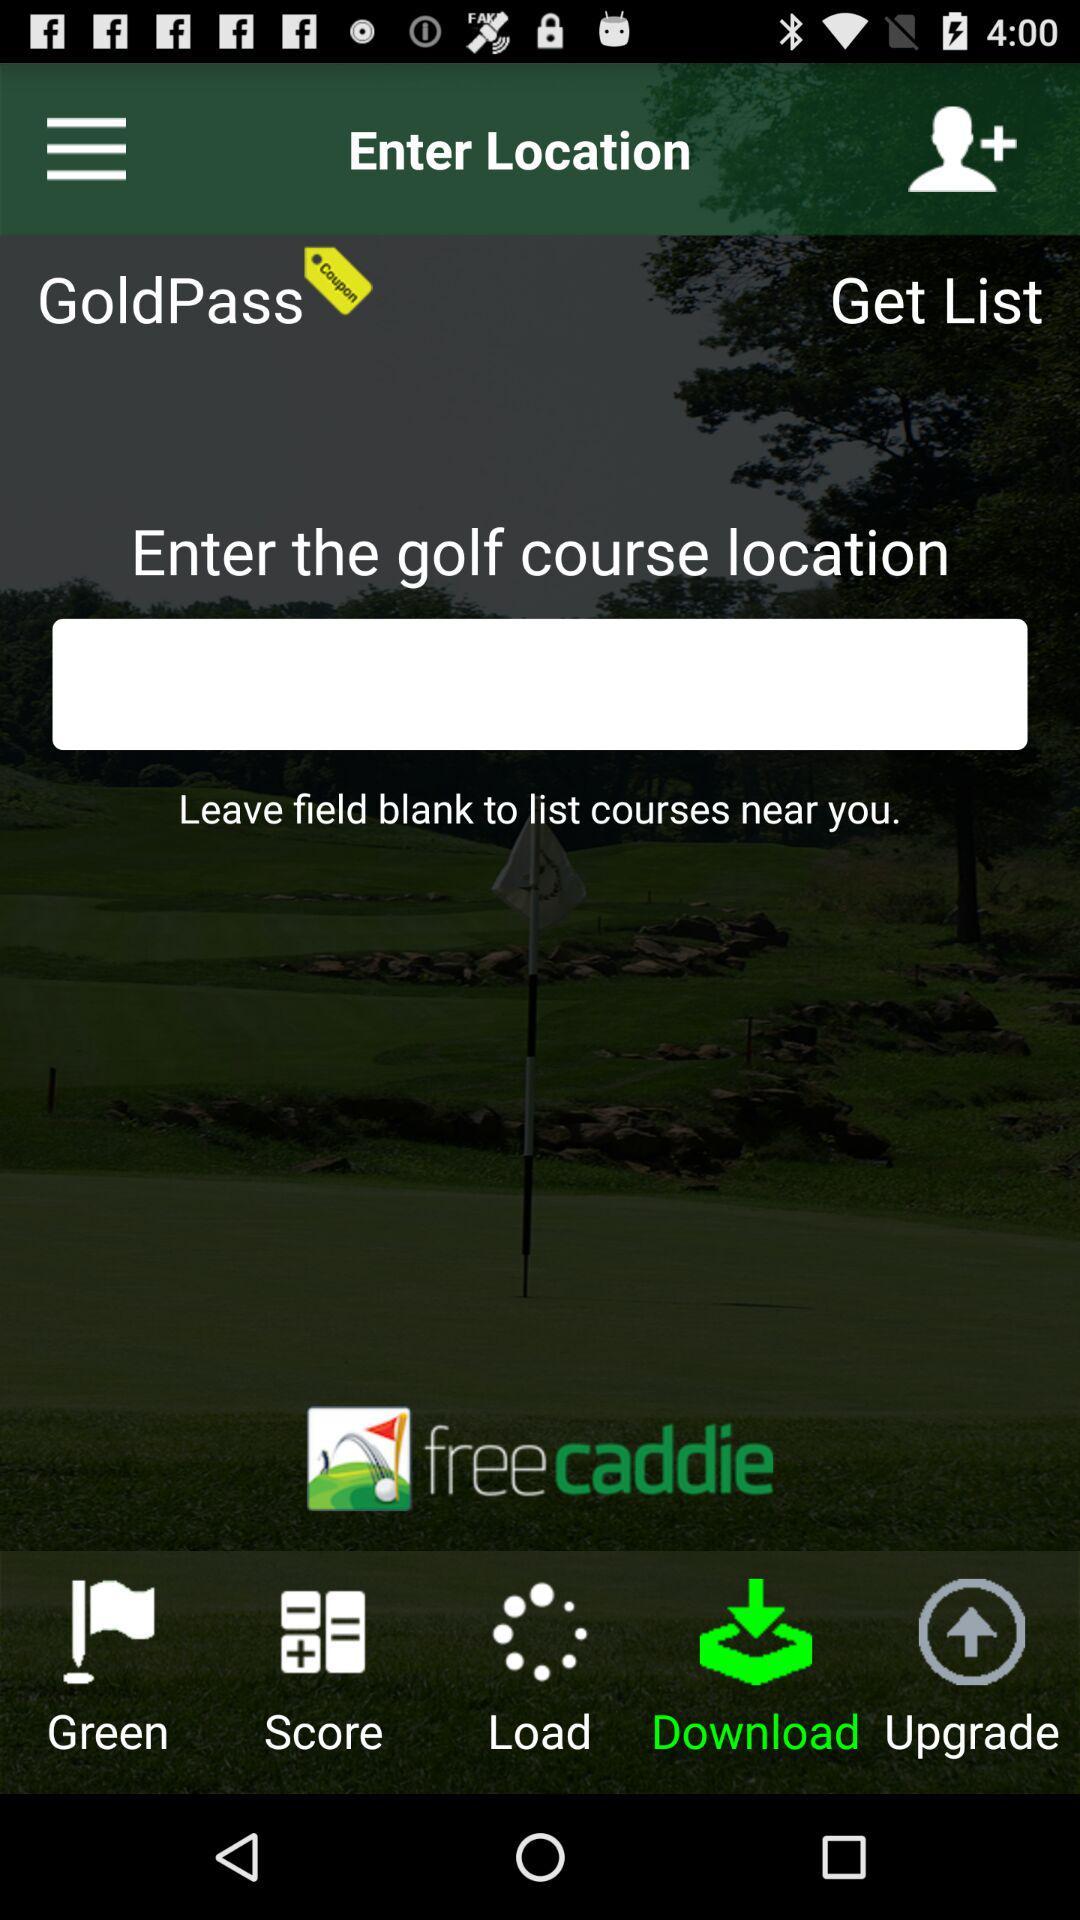  What do you see at coordinates (961, 148) in the screenshot?
I see `icon next to the enter location` at bounding box center [961, 148].